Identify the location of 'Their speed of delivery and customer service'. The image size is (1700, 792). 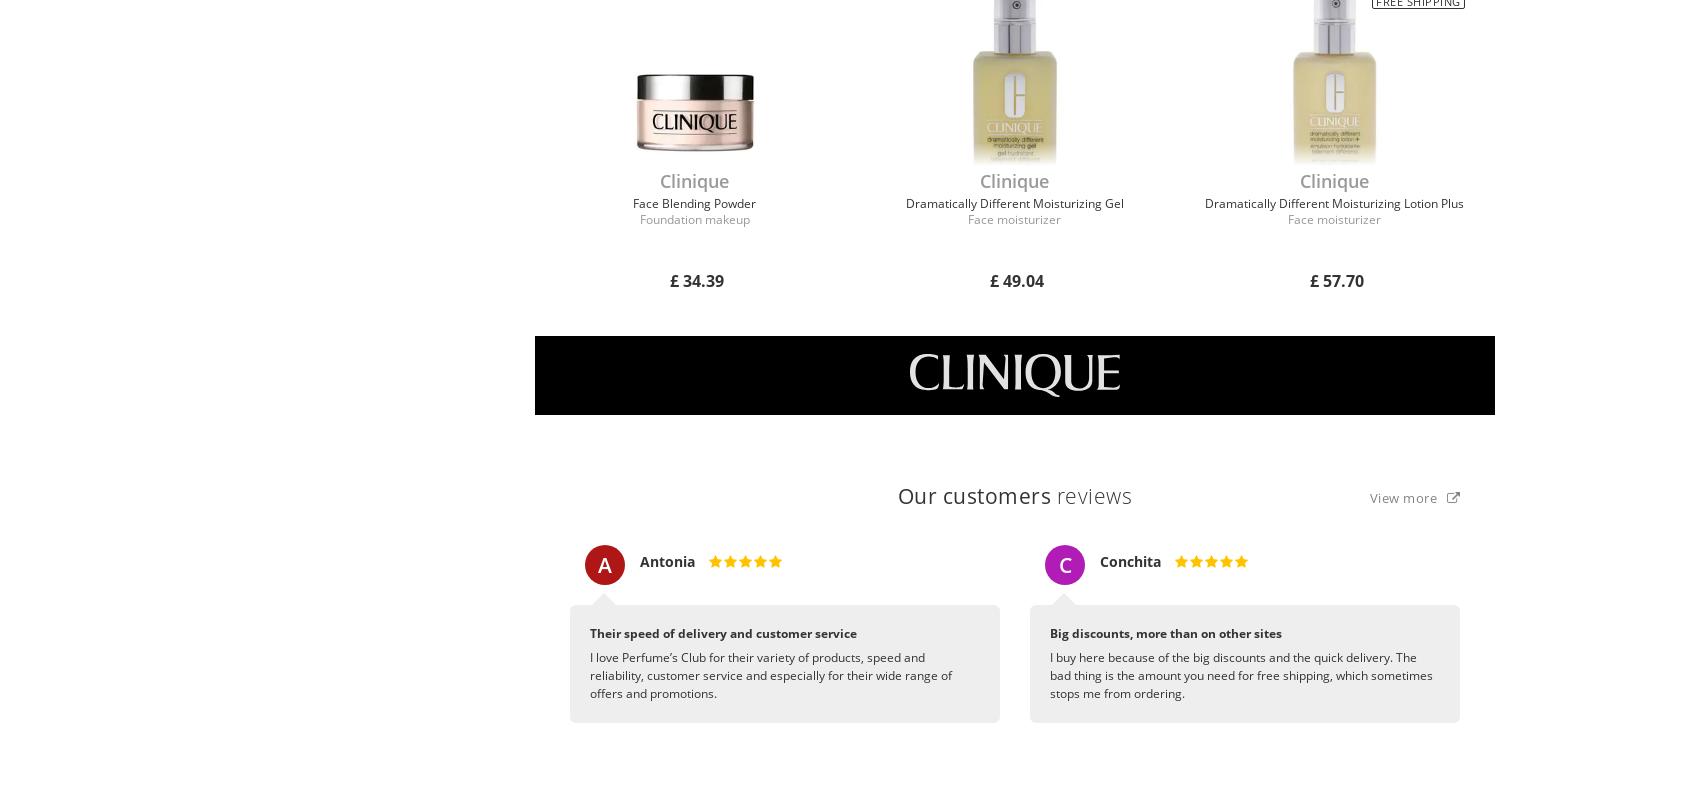
(589, 632).